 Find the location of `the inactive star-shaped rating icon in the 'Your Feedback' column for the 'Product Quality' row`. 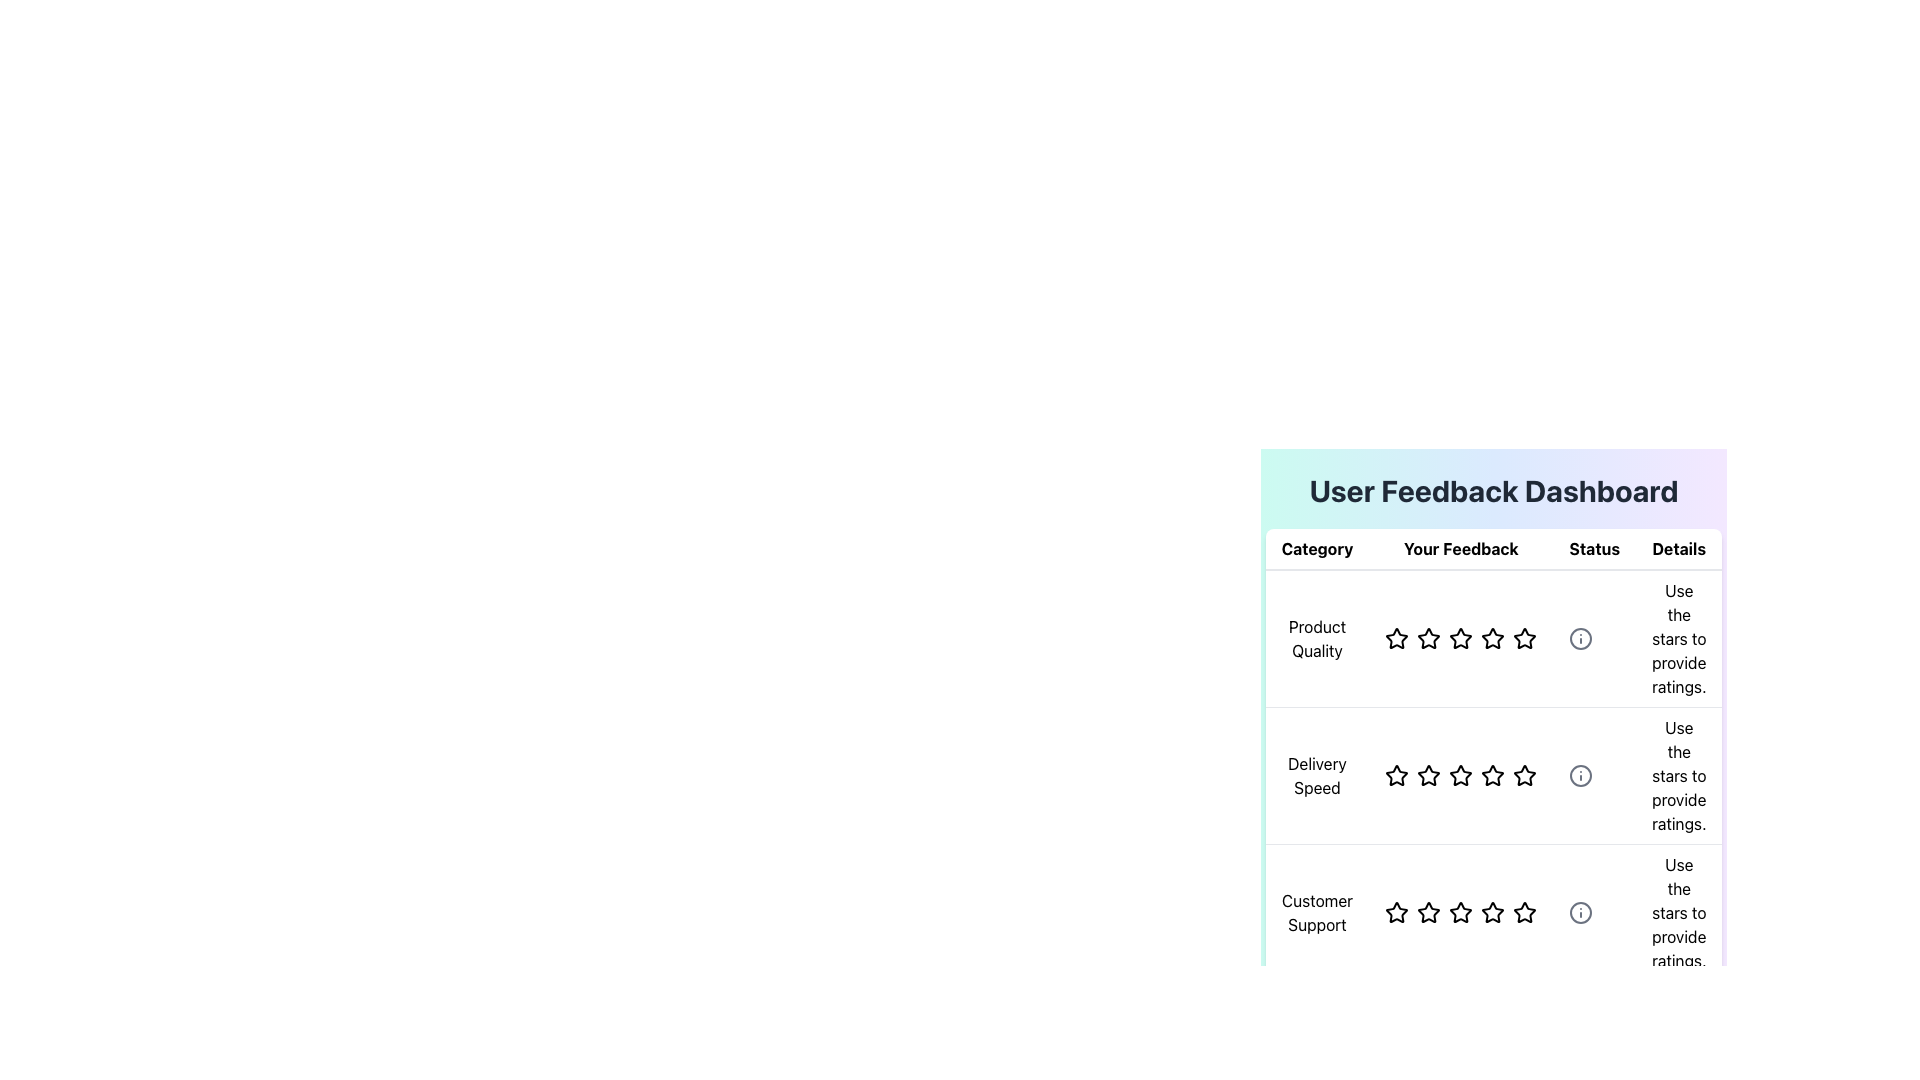

the inactive star-shaped rating icon in the 'Your Feedback' column for the 'Product Quality' row is located at coordinates (1524, 638).